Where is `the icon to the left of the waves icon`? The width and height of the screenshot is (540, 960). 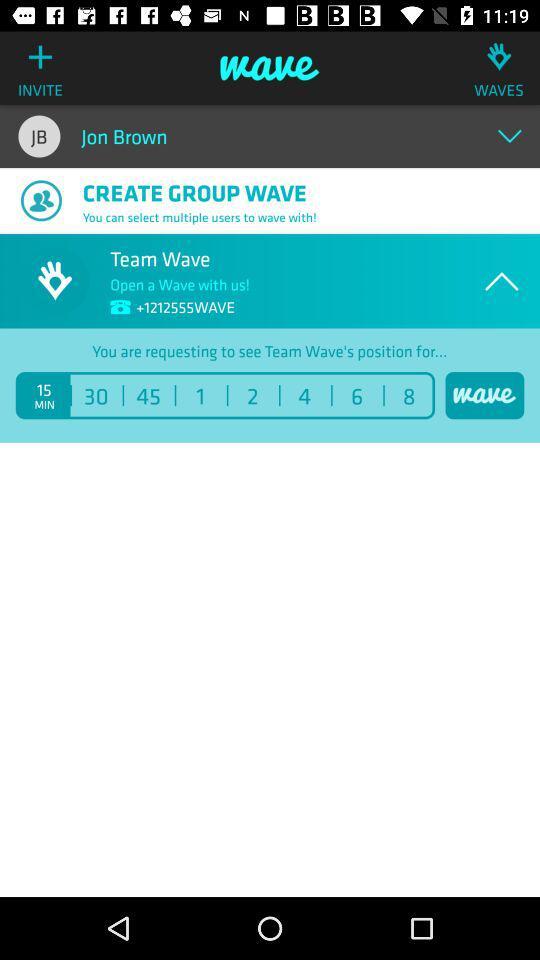
the icon to the left of the waves icon is located at coordinates (270, 68).